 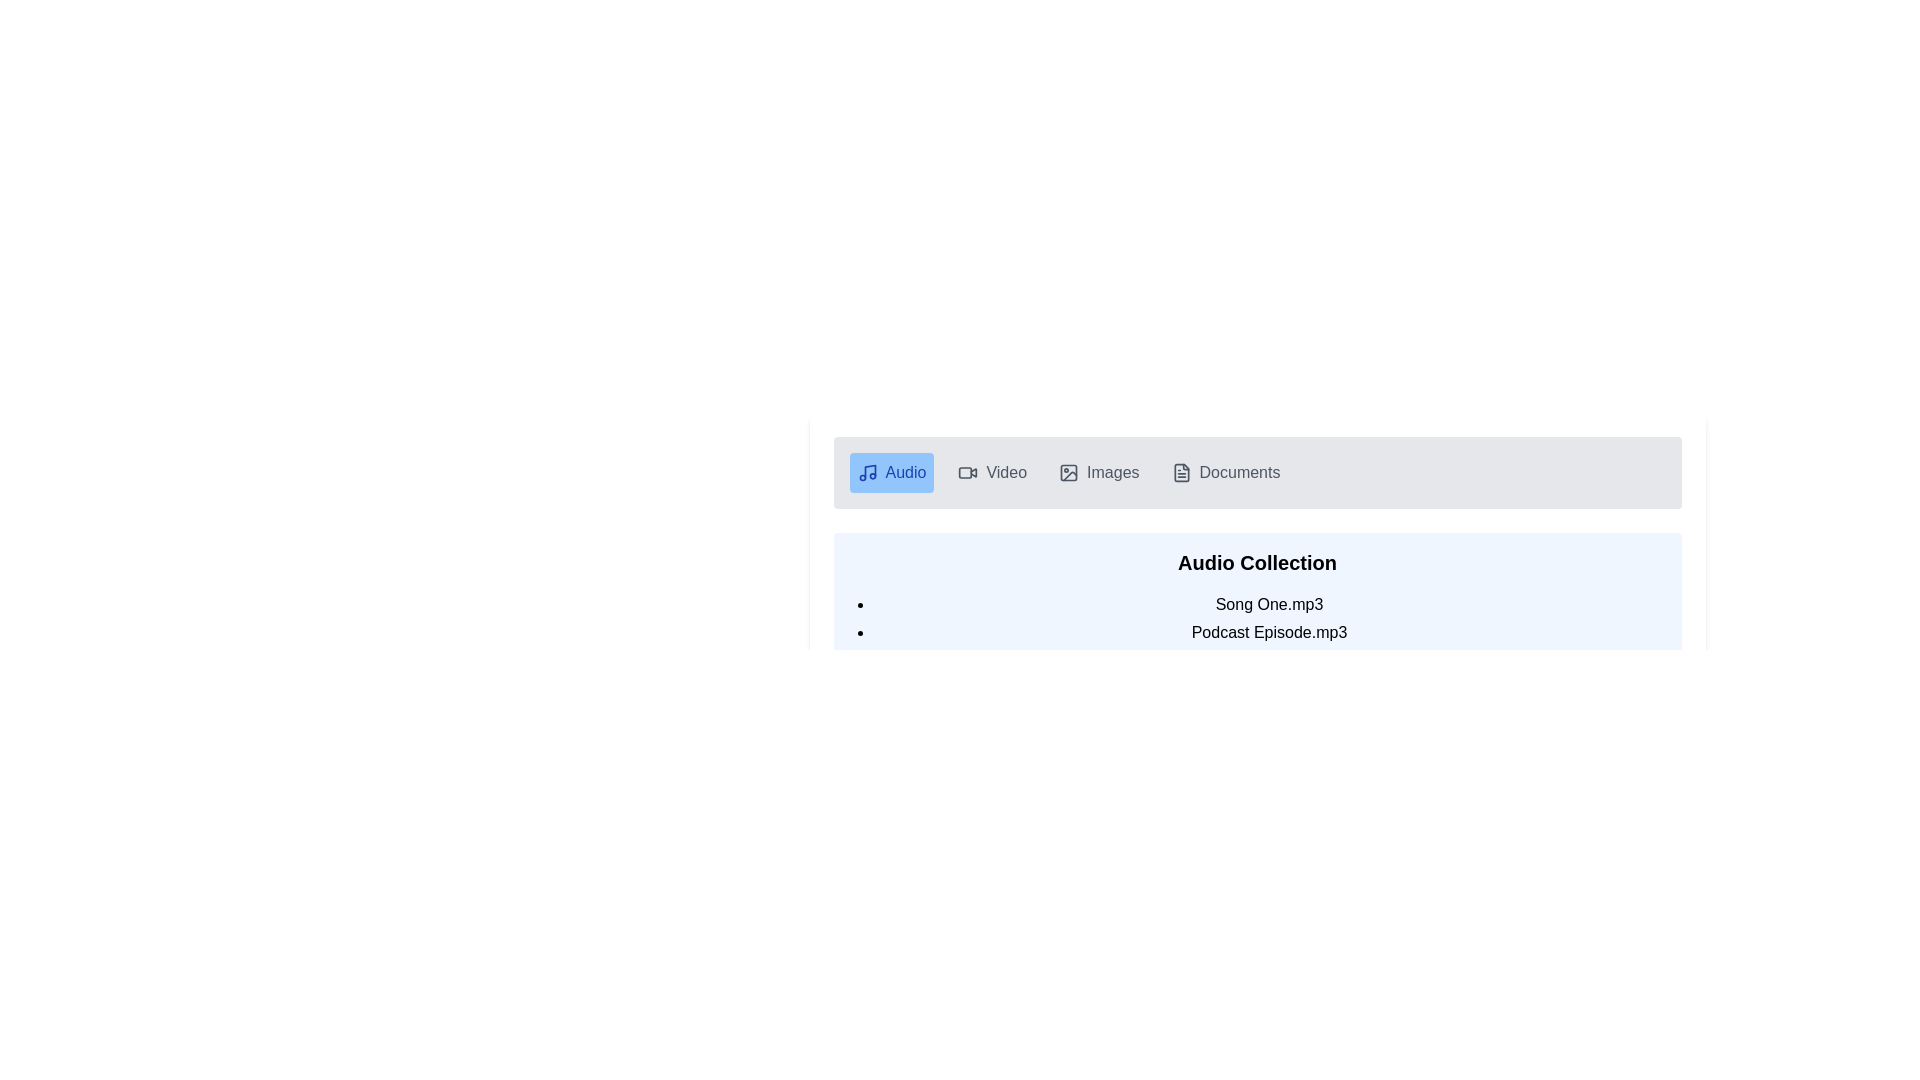 I want to click on the rectangular icon background of the SVG image icon, which serves as the main body and has rounded corners, so click(x=1068, y=473).